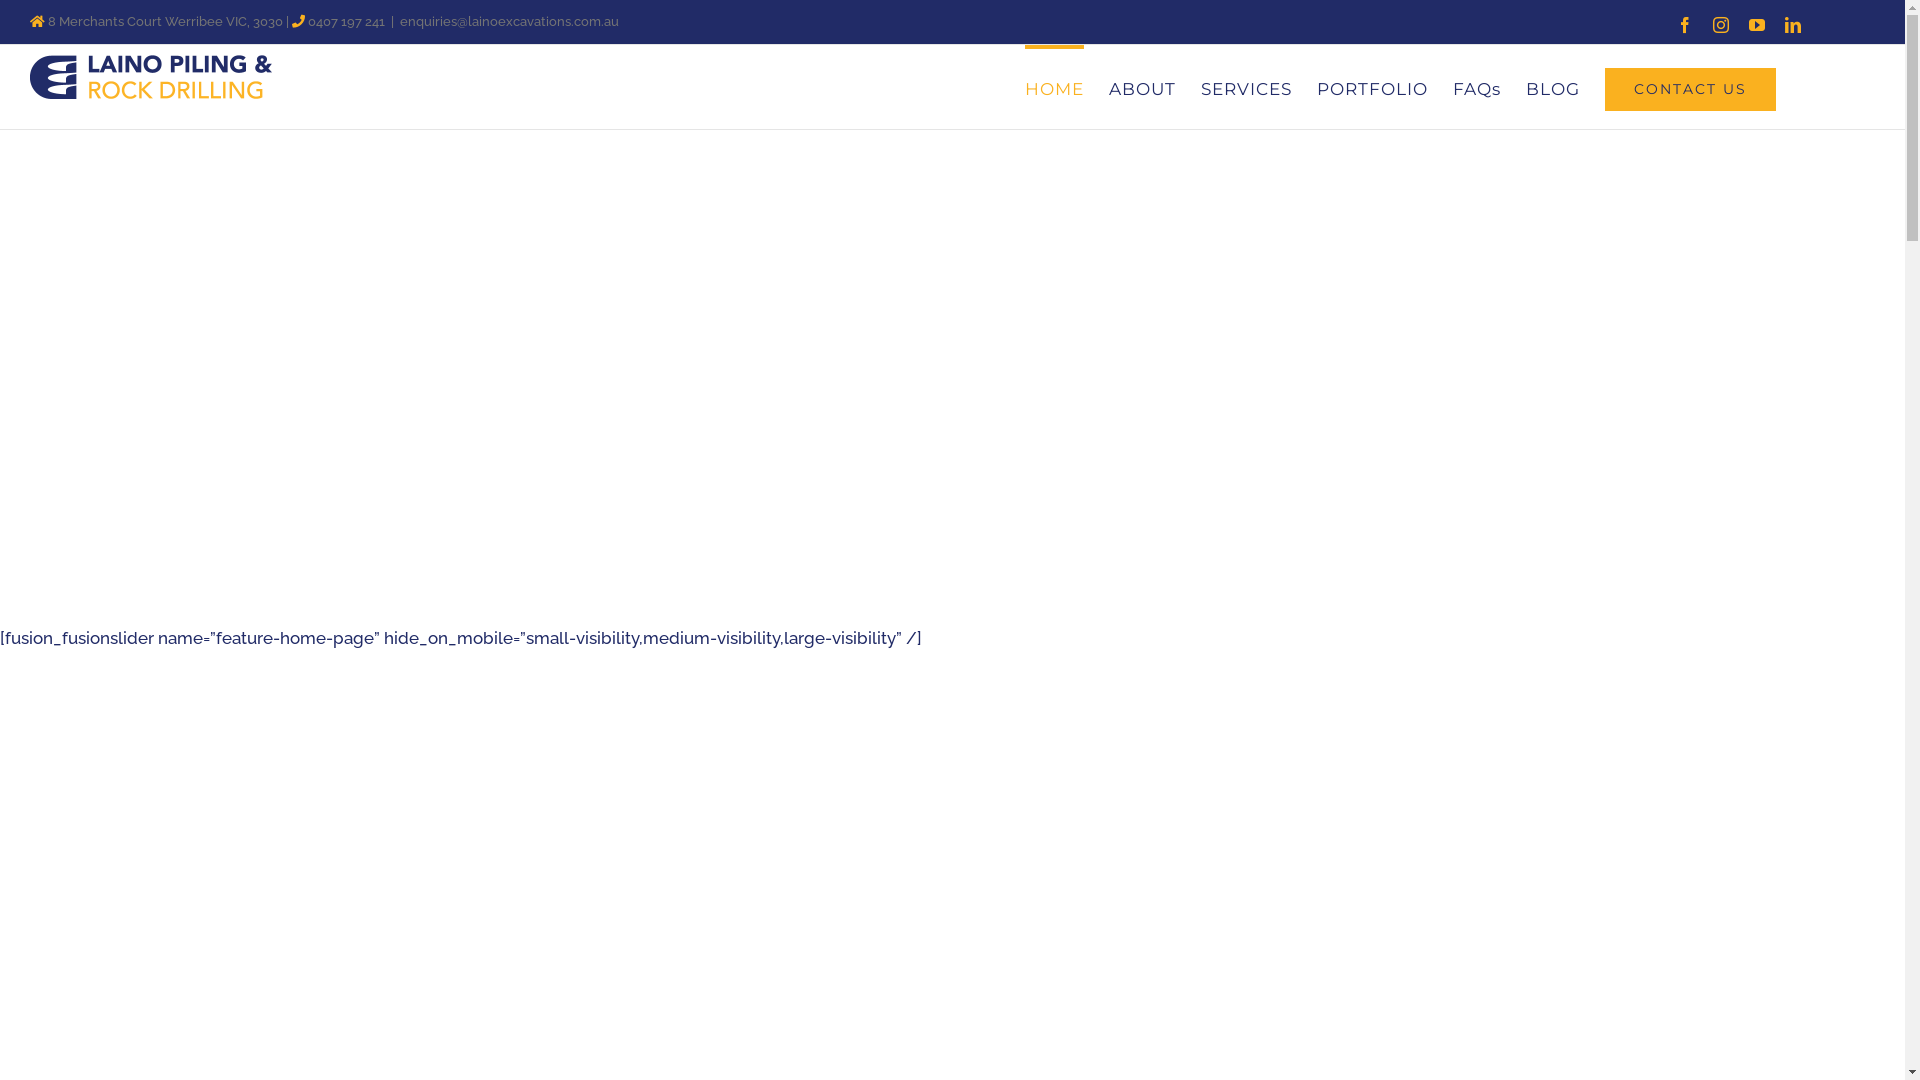 This screenshot has height=1080, width=1920. What do you see at coordinates (1747, 23) in the screenshot?
I see `'YouTube'` at bounding box center [1747, 23].